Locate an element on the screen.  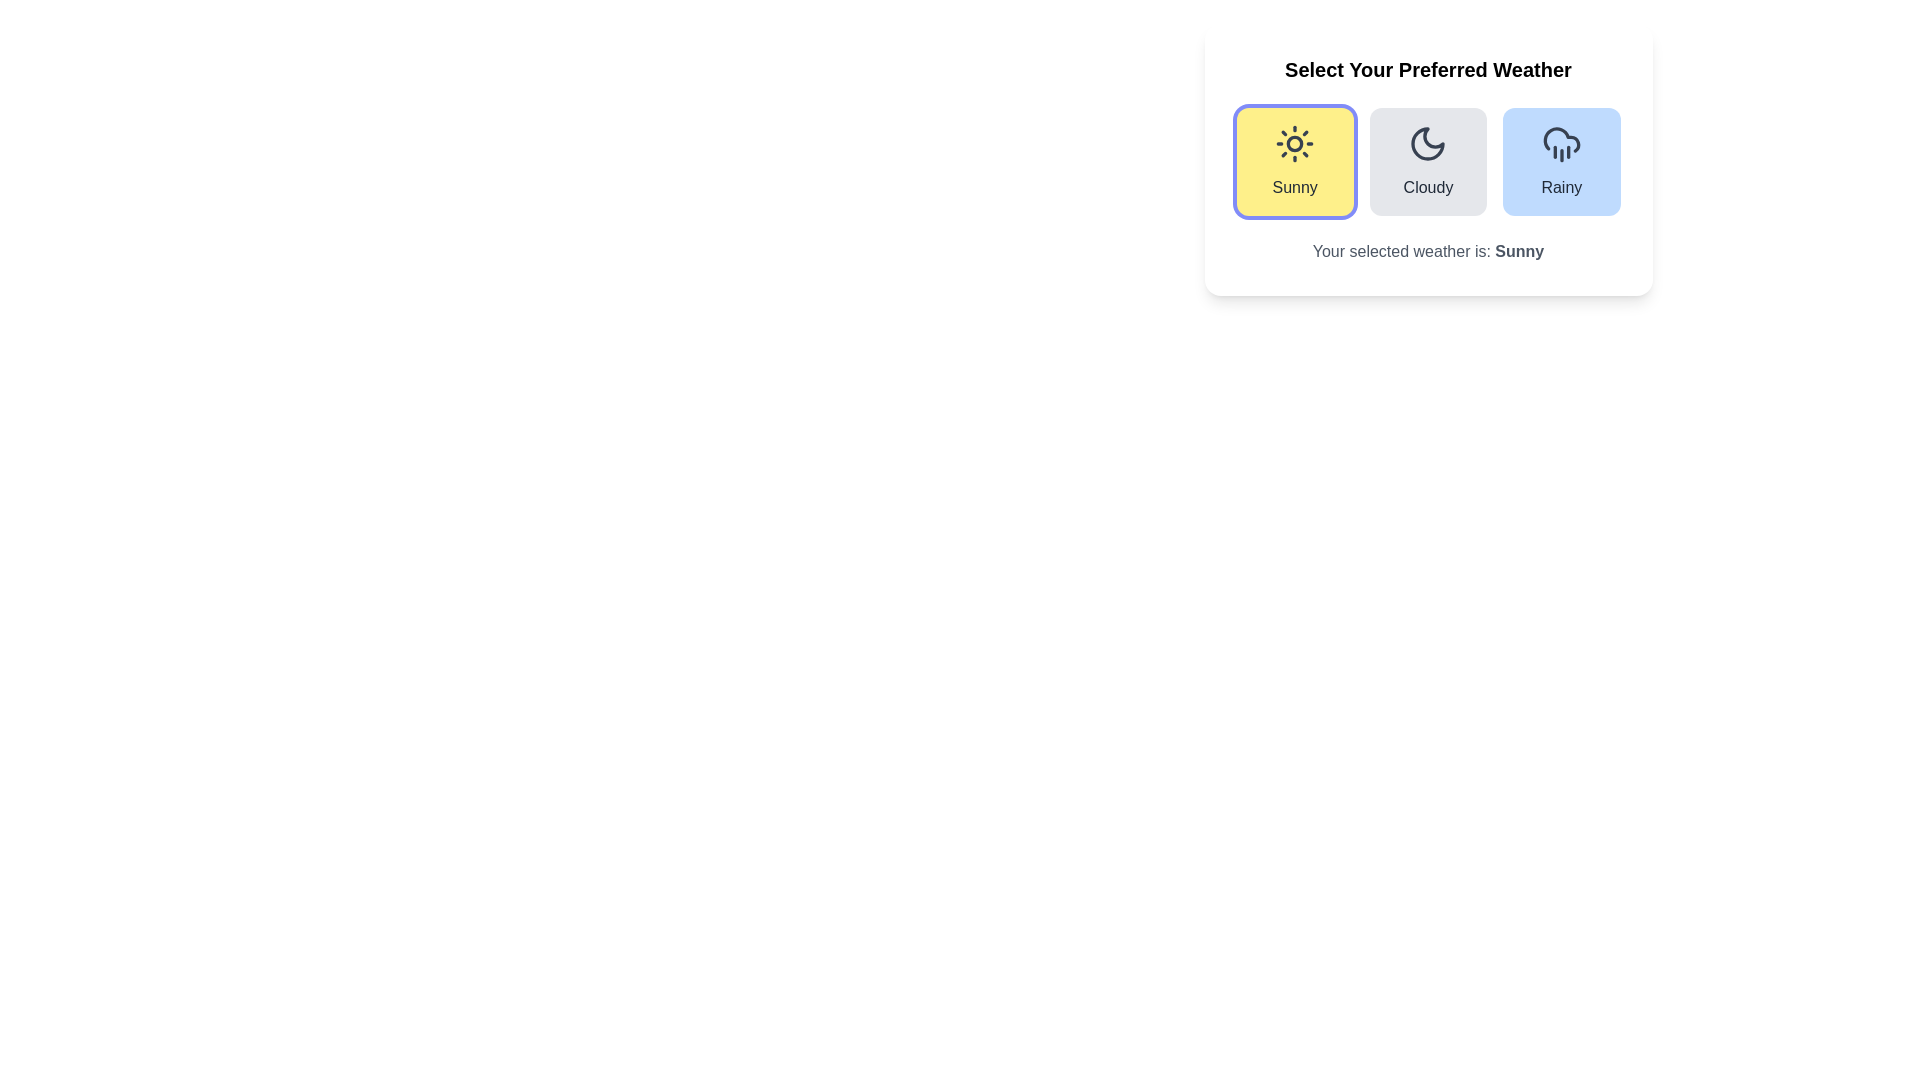
the 'Rainy' button which contains the weather condition icon indicating Rainy is located at coordinates (1560, 139).